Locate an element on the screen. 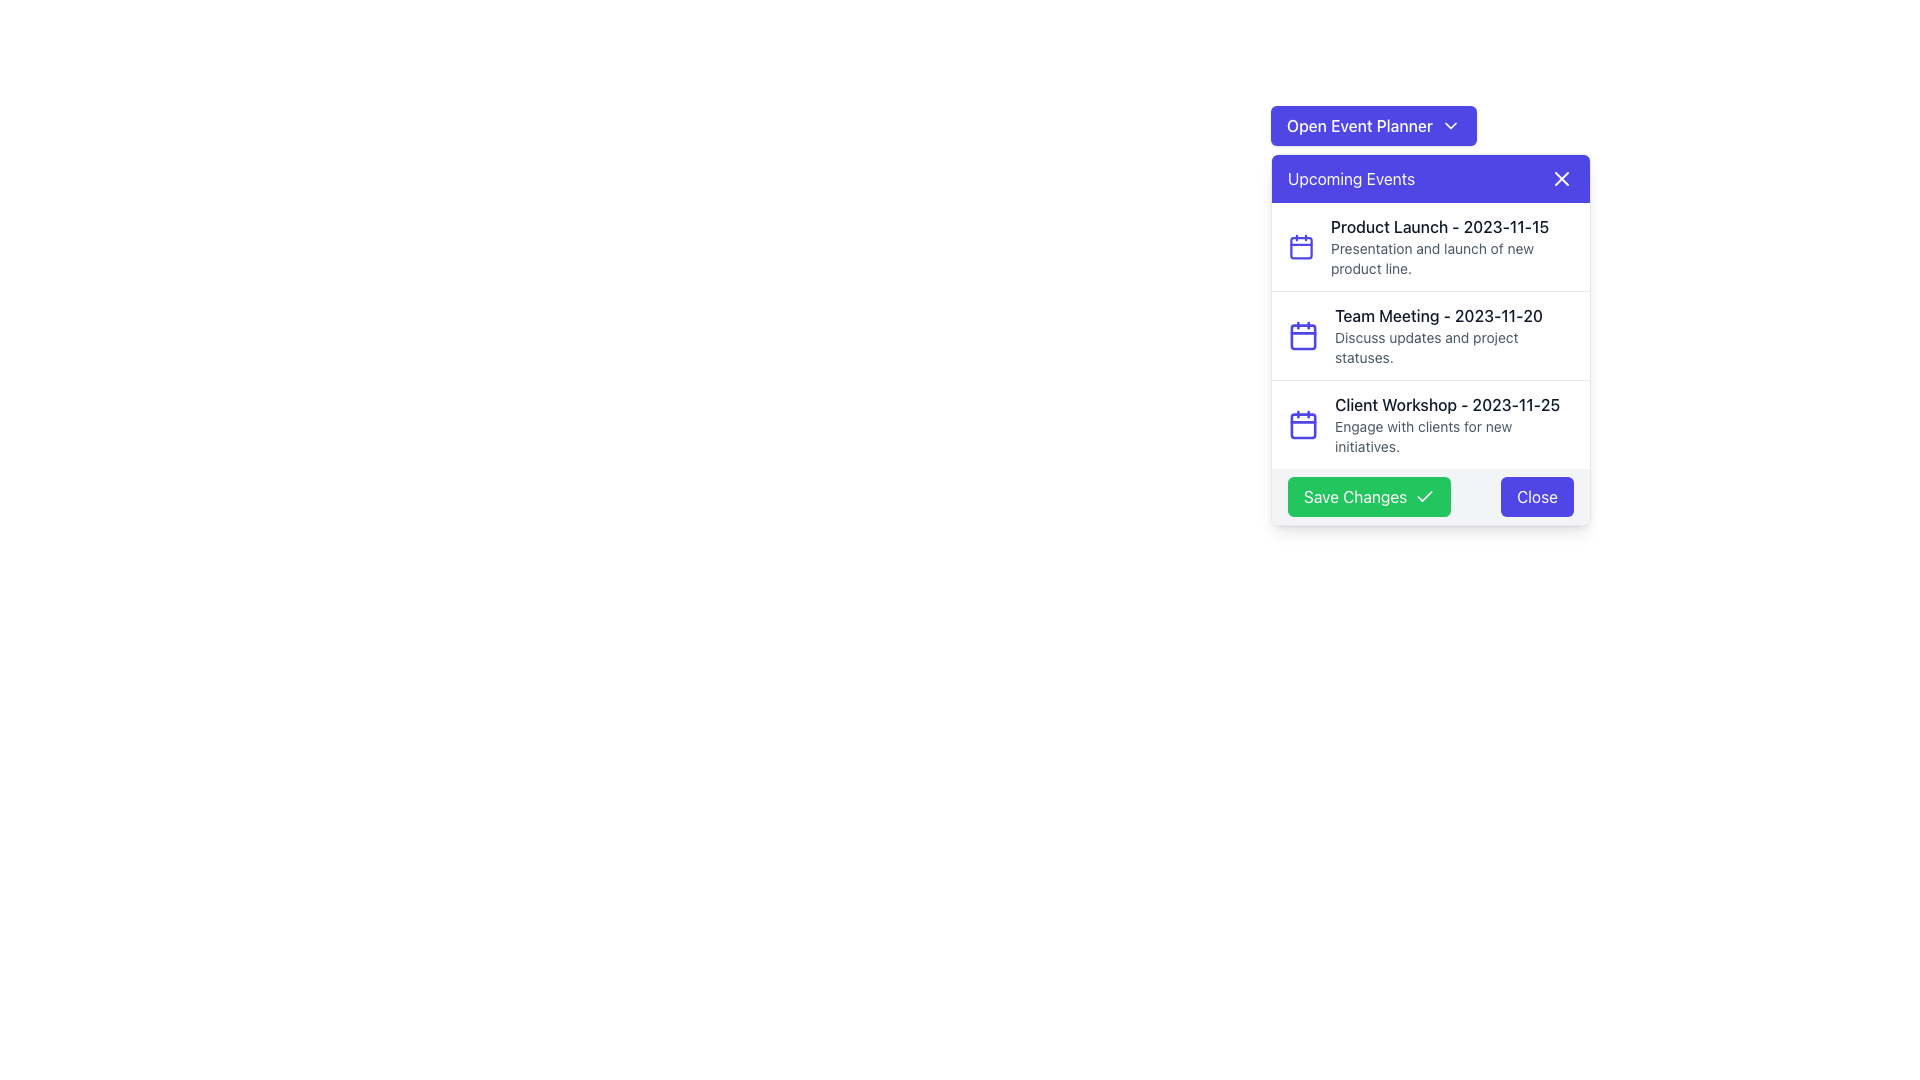 The height and width of the screenshot is (1080, 1920). the Close button (X icon) located at the top-right corner of the 'Upcoming Events' dropdown panel is located at coordinates (1560, 177).